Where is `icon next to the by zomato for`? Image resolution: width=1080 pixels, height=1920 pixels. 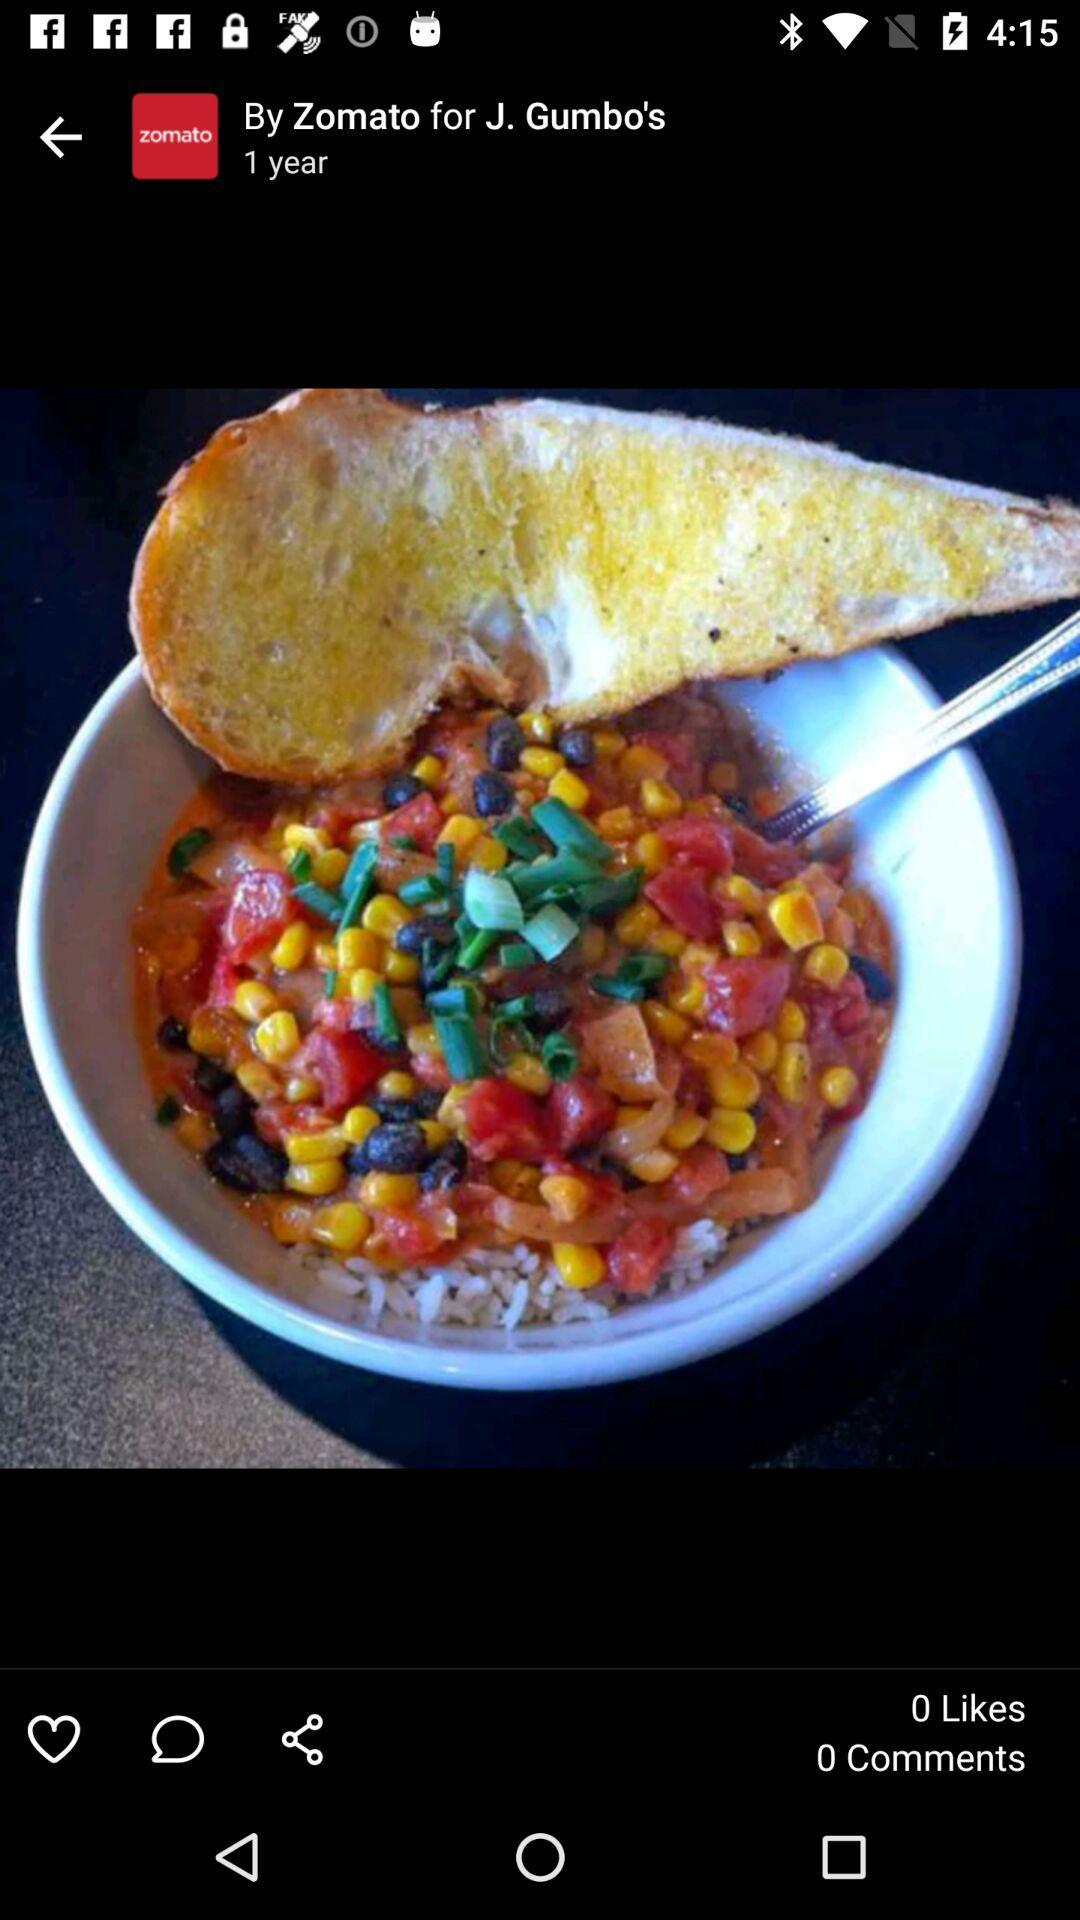
icon next to the by zomato for is located at coordinates (174, 135).